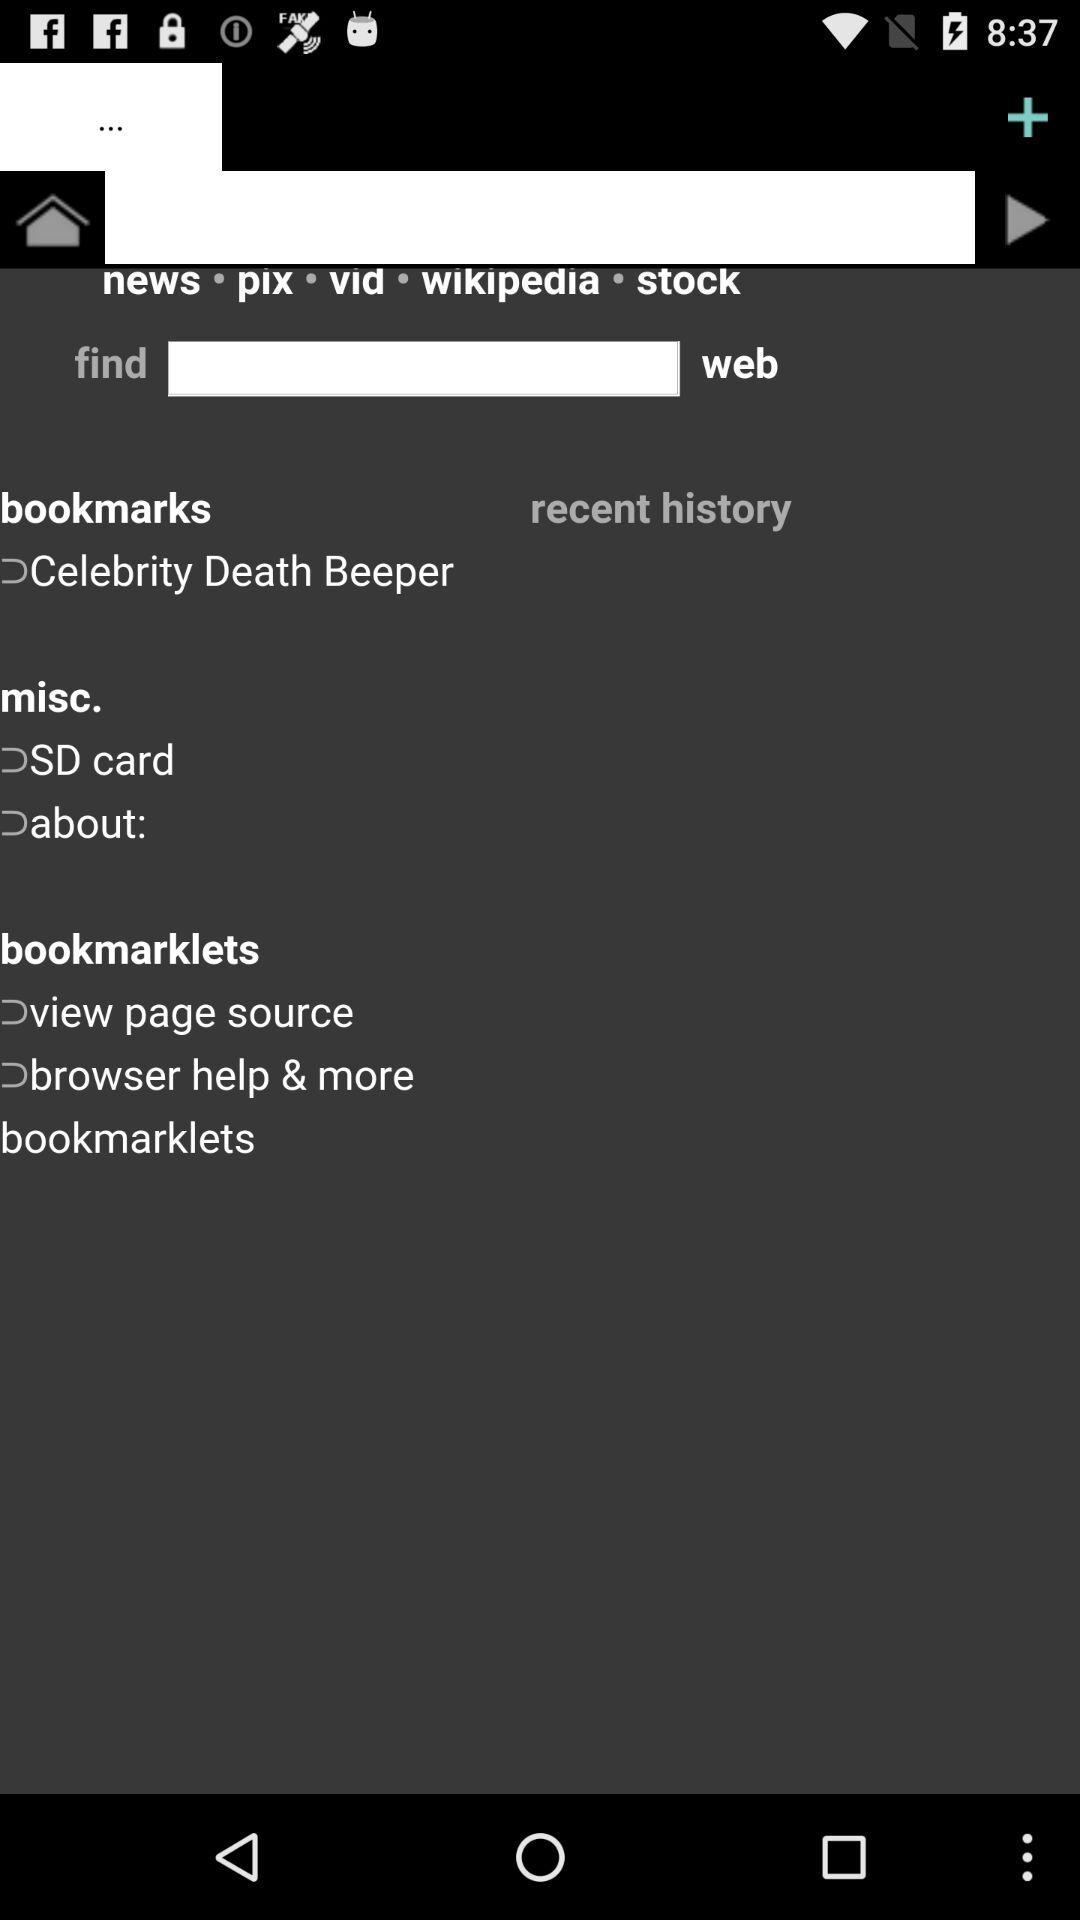 The height and width of the screenshot is (1920, 1080). Describe the element at coordinates (51, 219) in the screenshot. I see `home` at that location.